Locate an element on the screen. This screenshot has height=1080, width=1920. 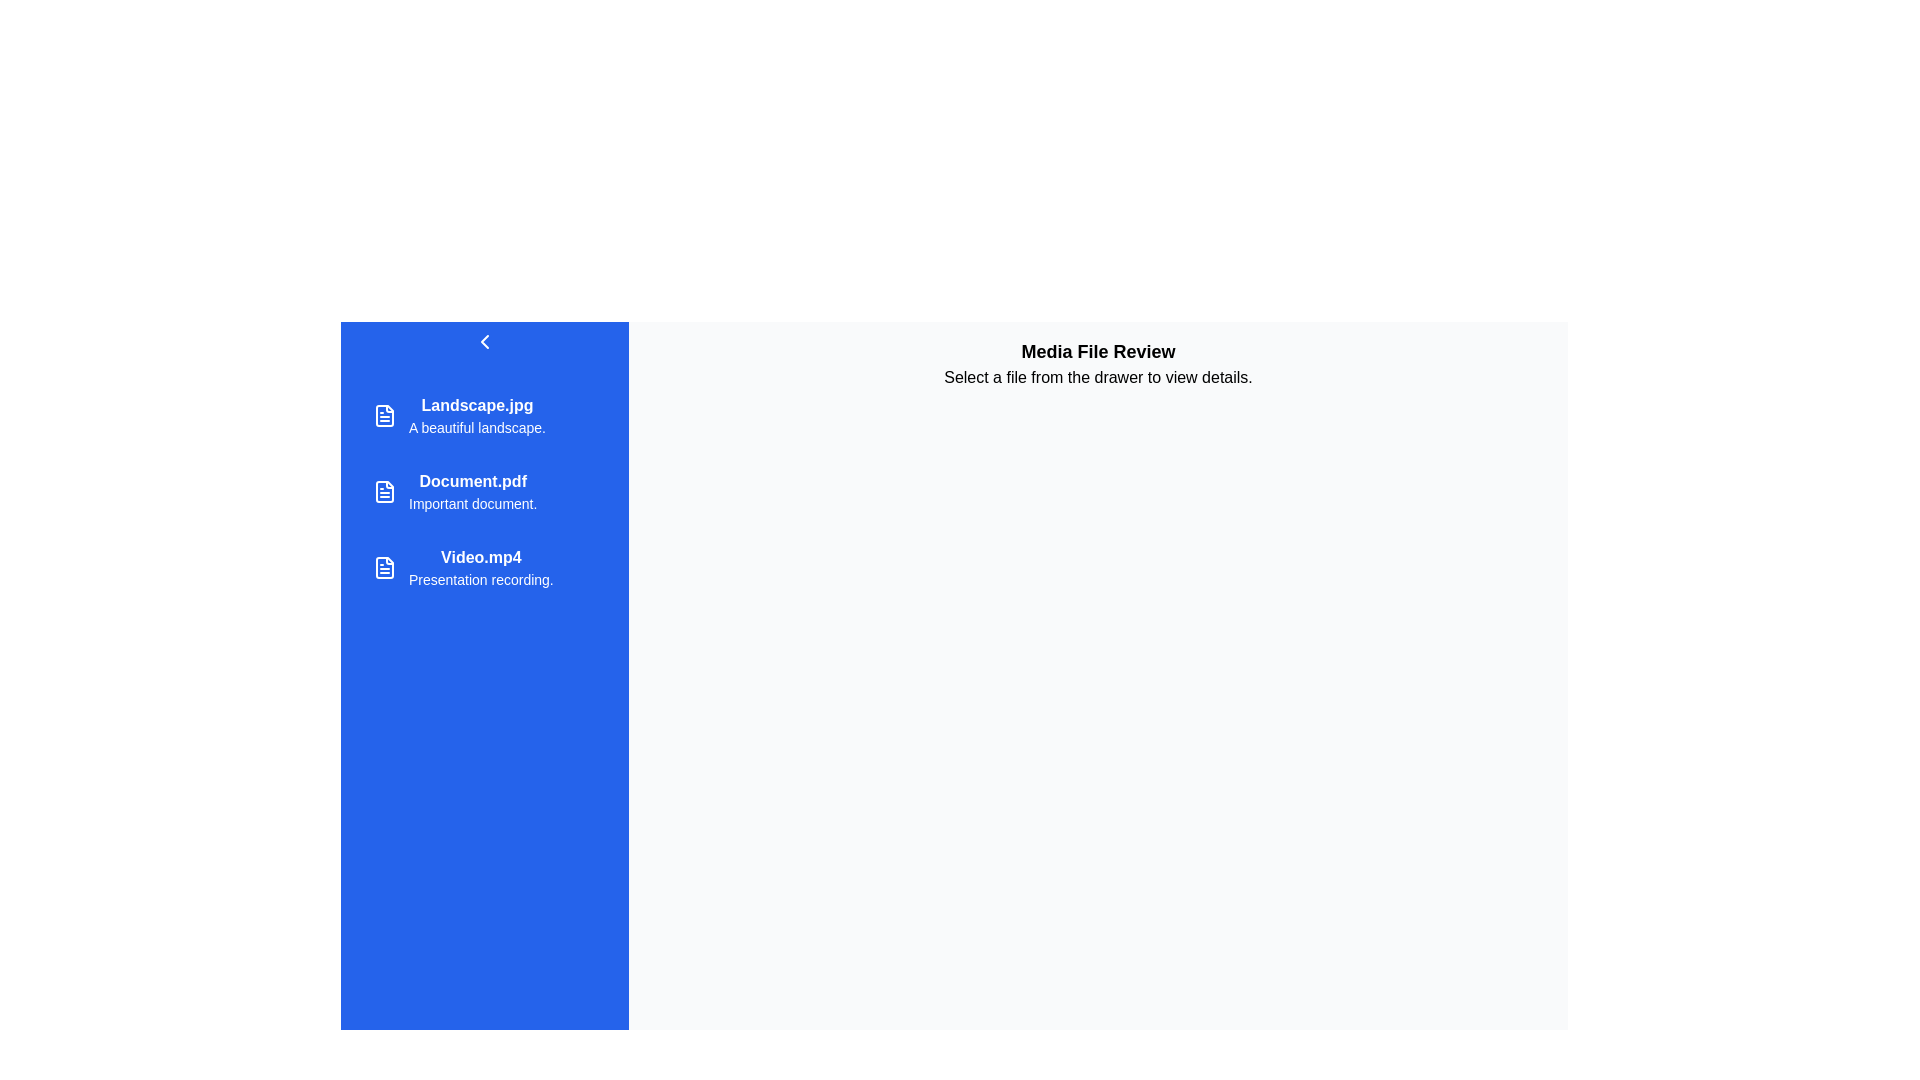
the list item labeled 'Video.mp4' with a description 'Presentation recording.' located in the left sidebar menu, which is the third entry in the vertical list is located at coordinates (481, 567).